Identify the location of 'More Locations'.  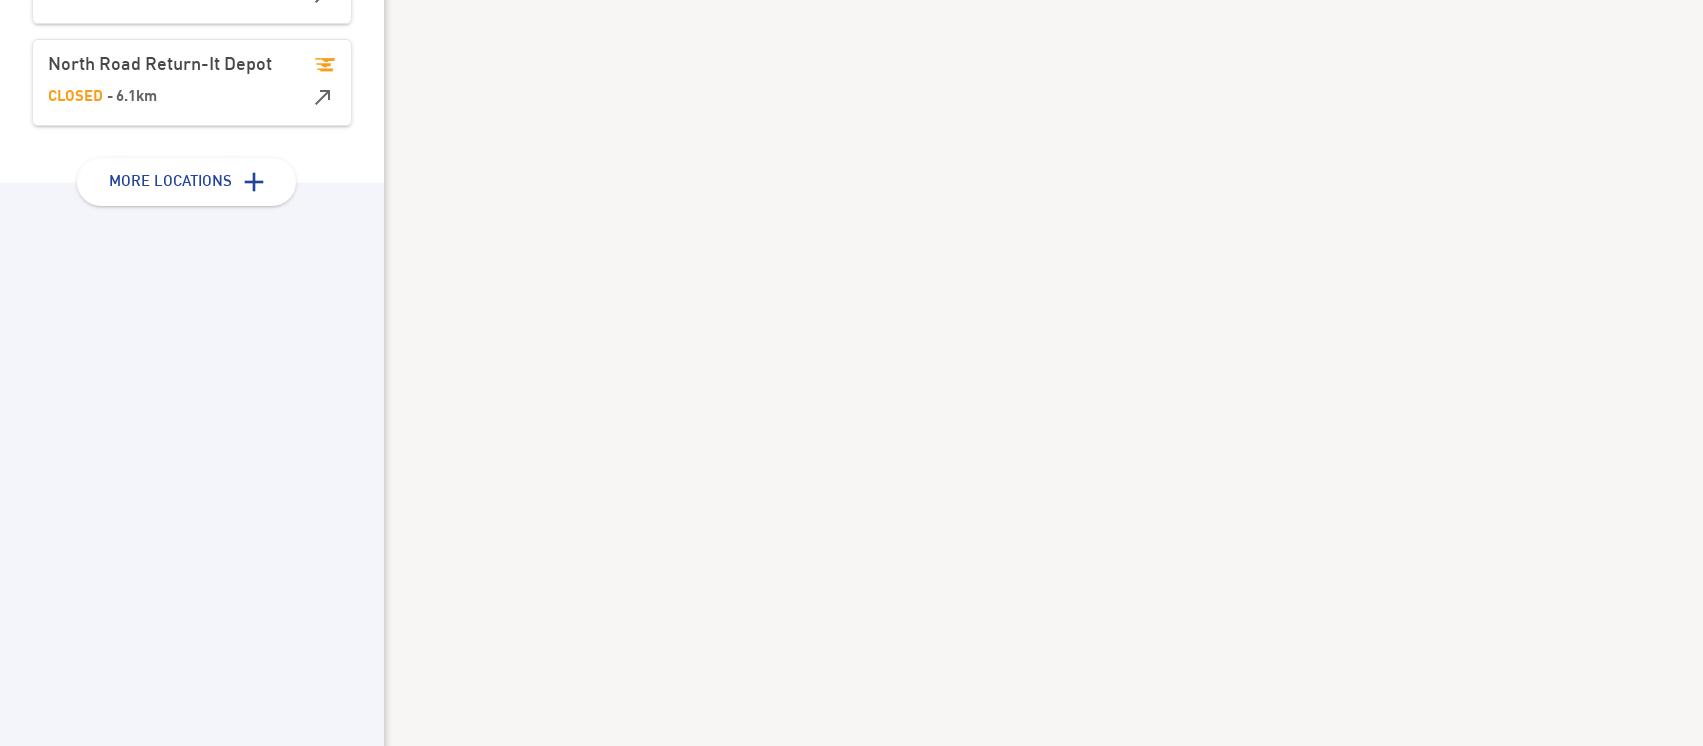
(169, 181).